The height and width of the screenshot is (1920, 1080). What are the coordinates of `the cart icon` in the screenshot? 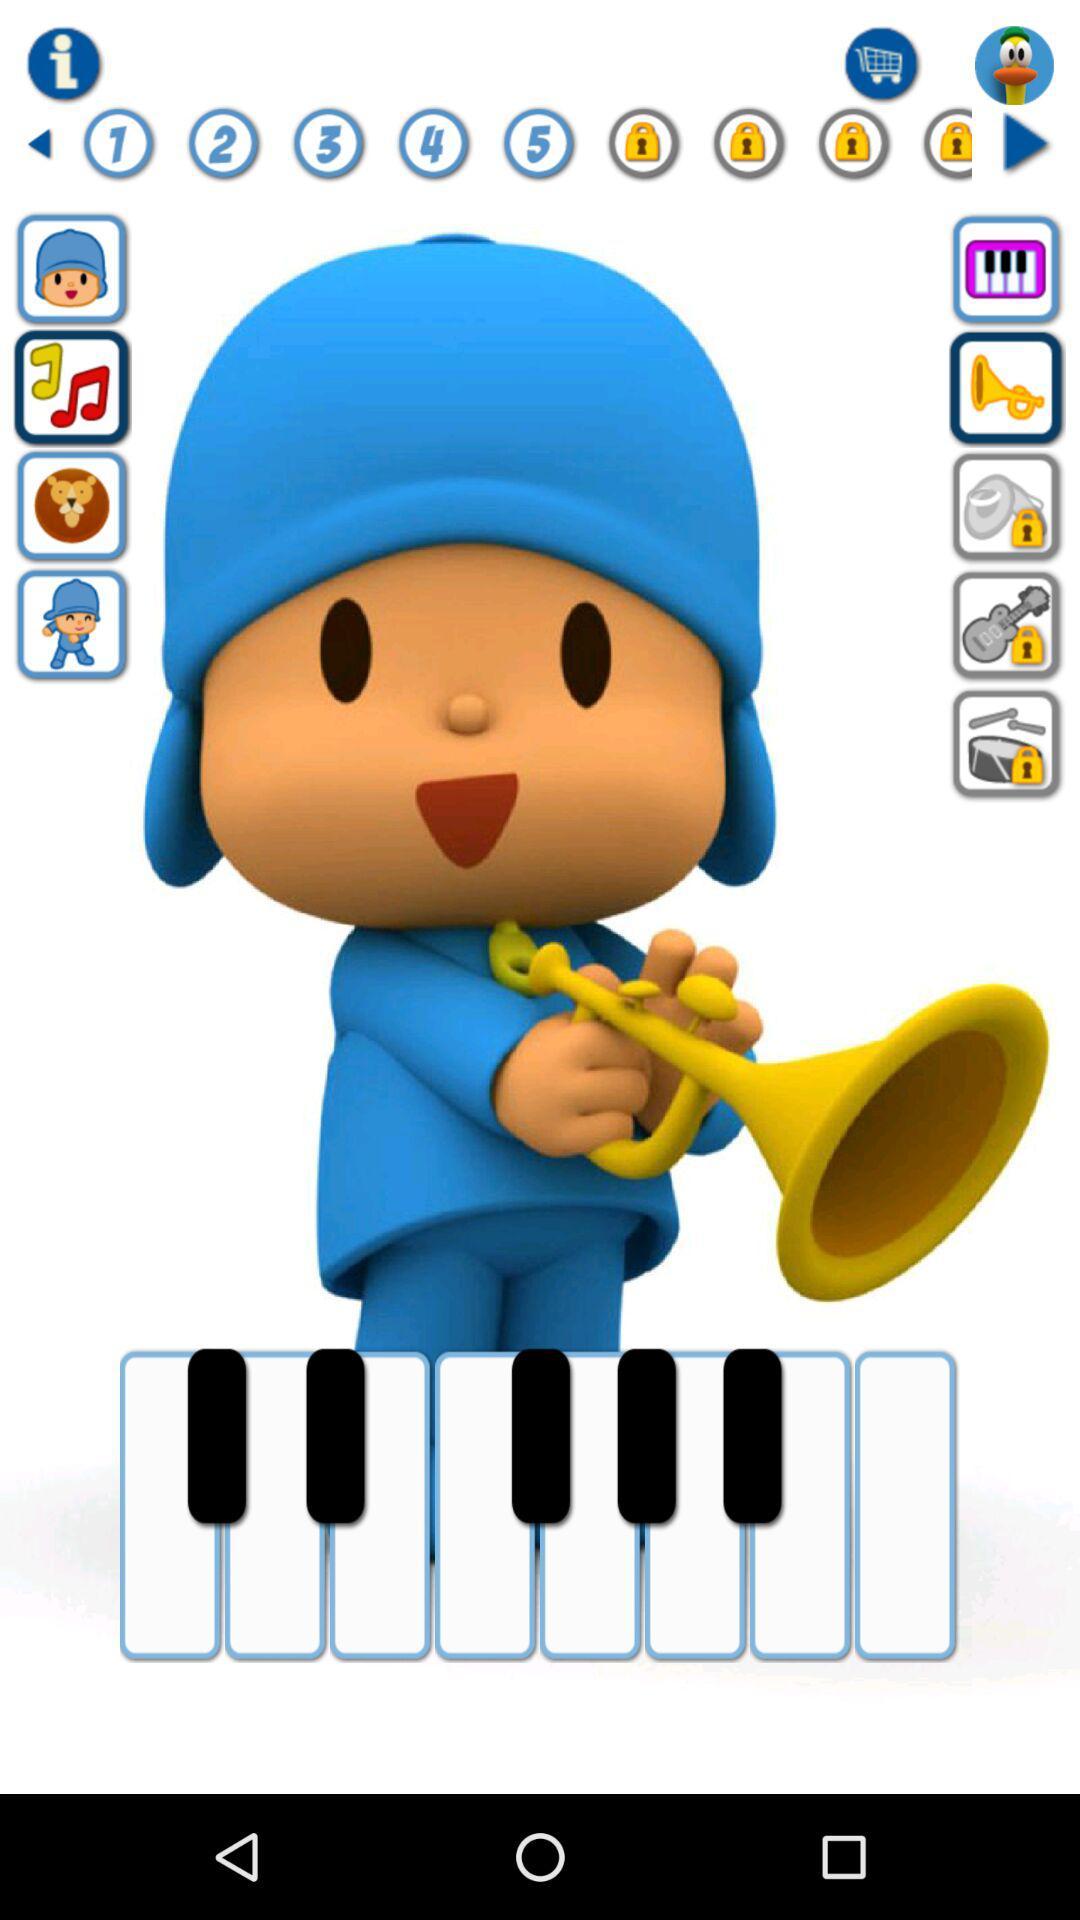 It's located at (882, 70).